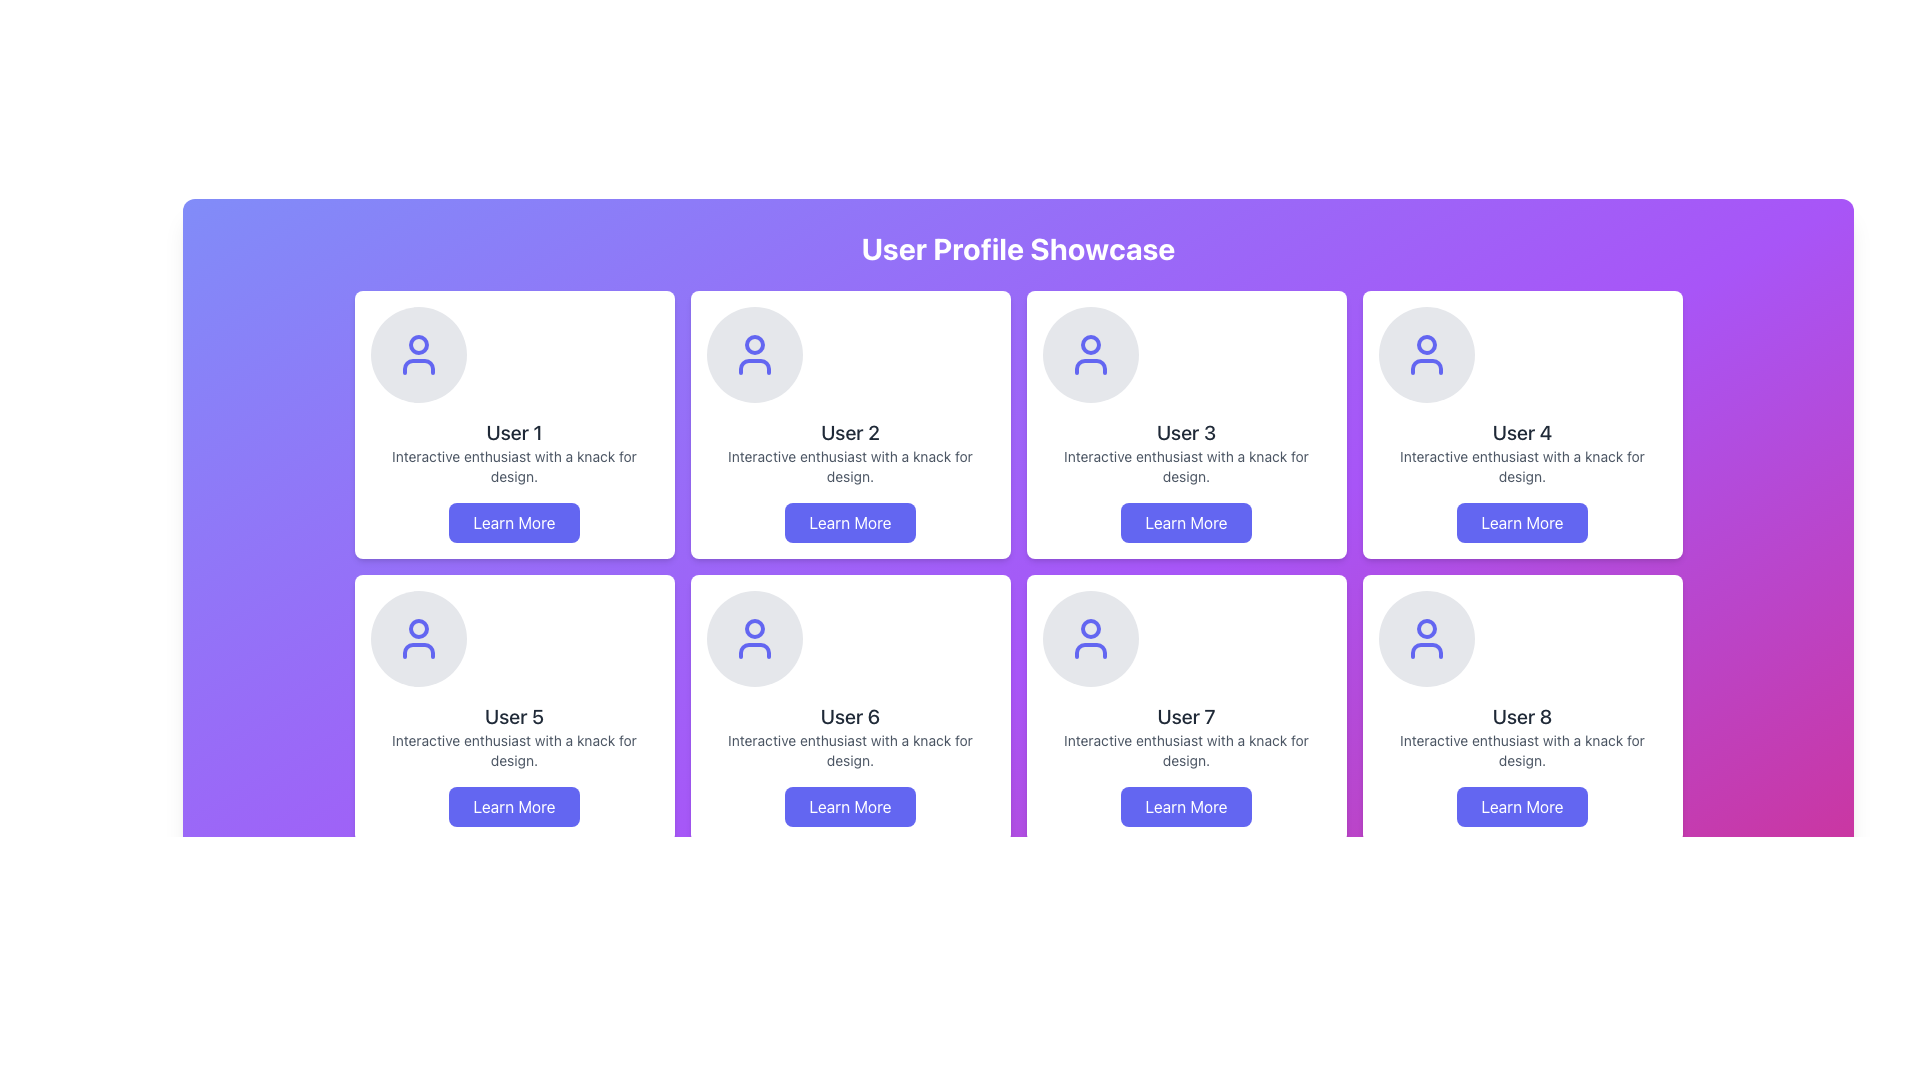 The width and height of the screenshot is (1920, 1080). What do you see at coordinates (1425, 627) in the screenshot?
I see `the circular graphical icon representing the user profile for 'User 8', located in the last row and fourth column of the user showcase grid` at bounding box center [1425, 627].